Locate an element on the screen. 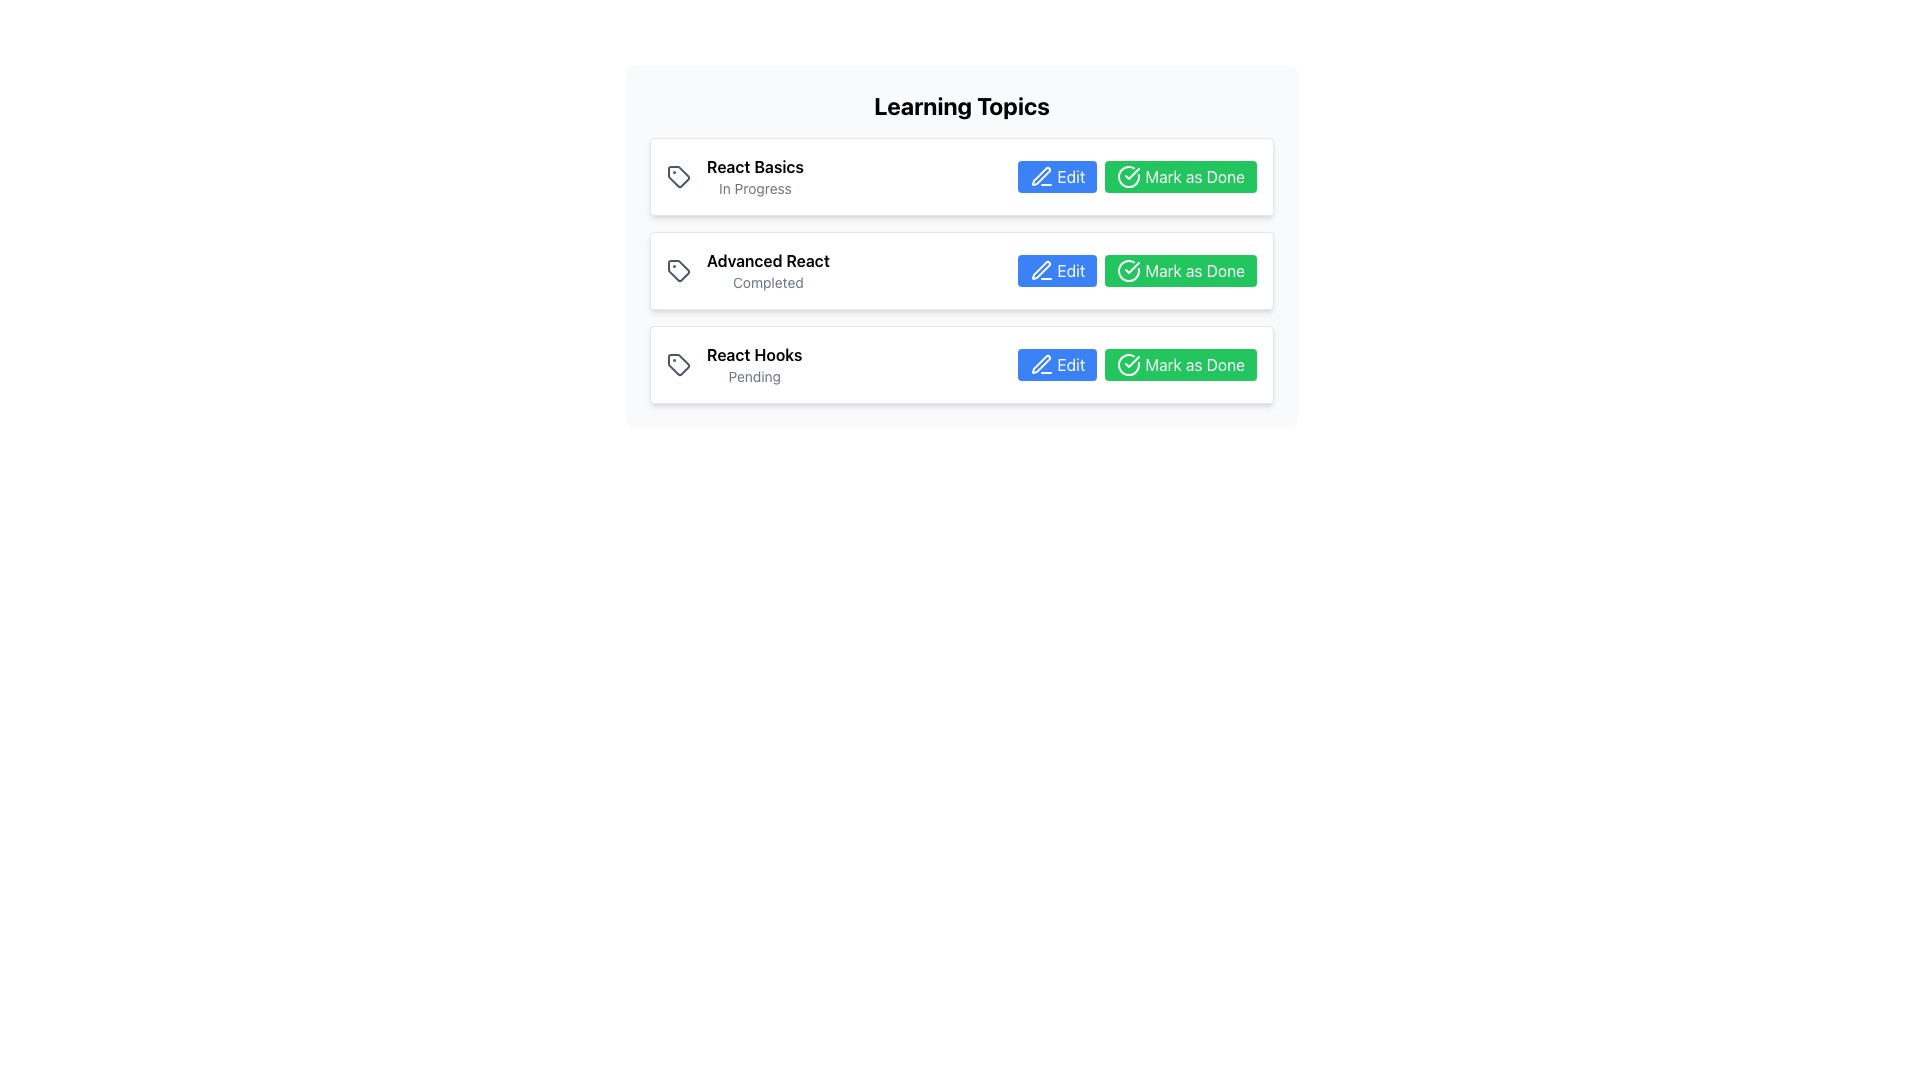  the stylized pen icon associated with the 'Edit' button next to the 'React Hooks' topic in the third row is located at coordinates (1040, 365).